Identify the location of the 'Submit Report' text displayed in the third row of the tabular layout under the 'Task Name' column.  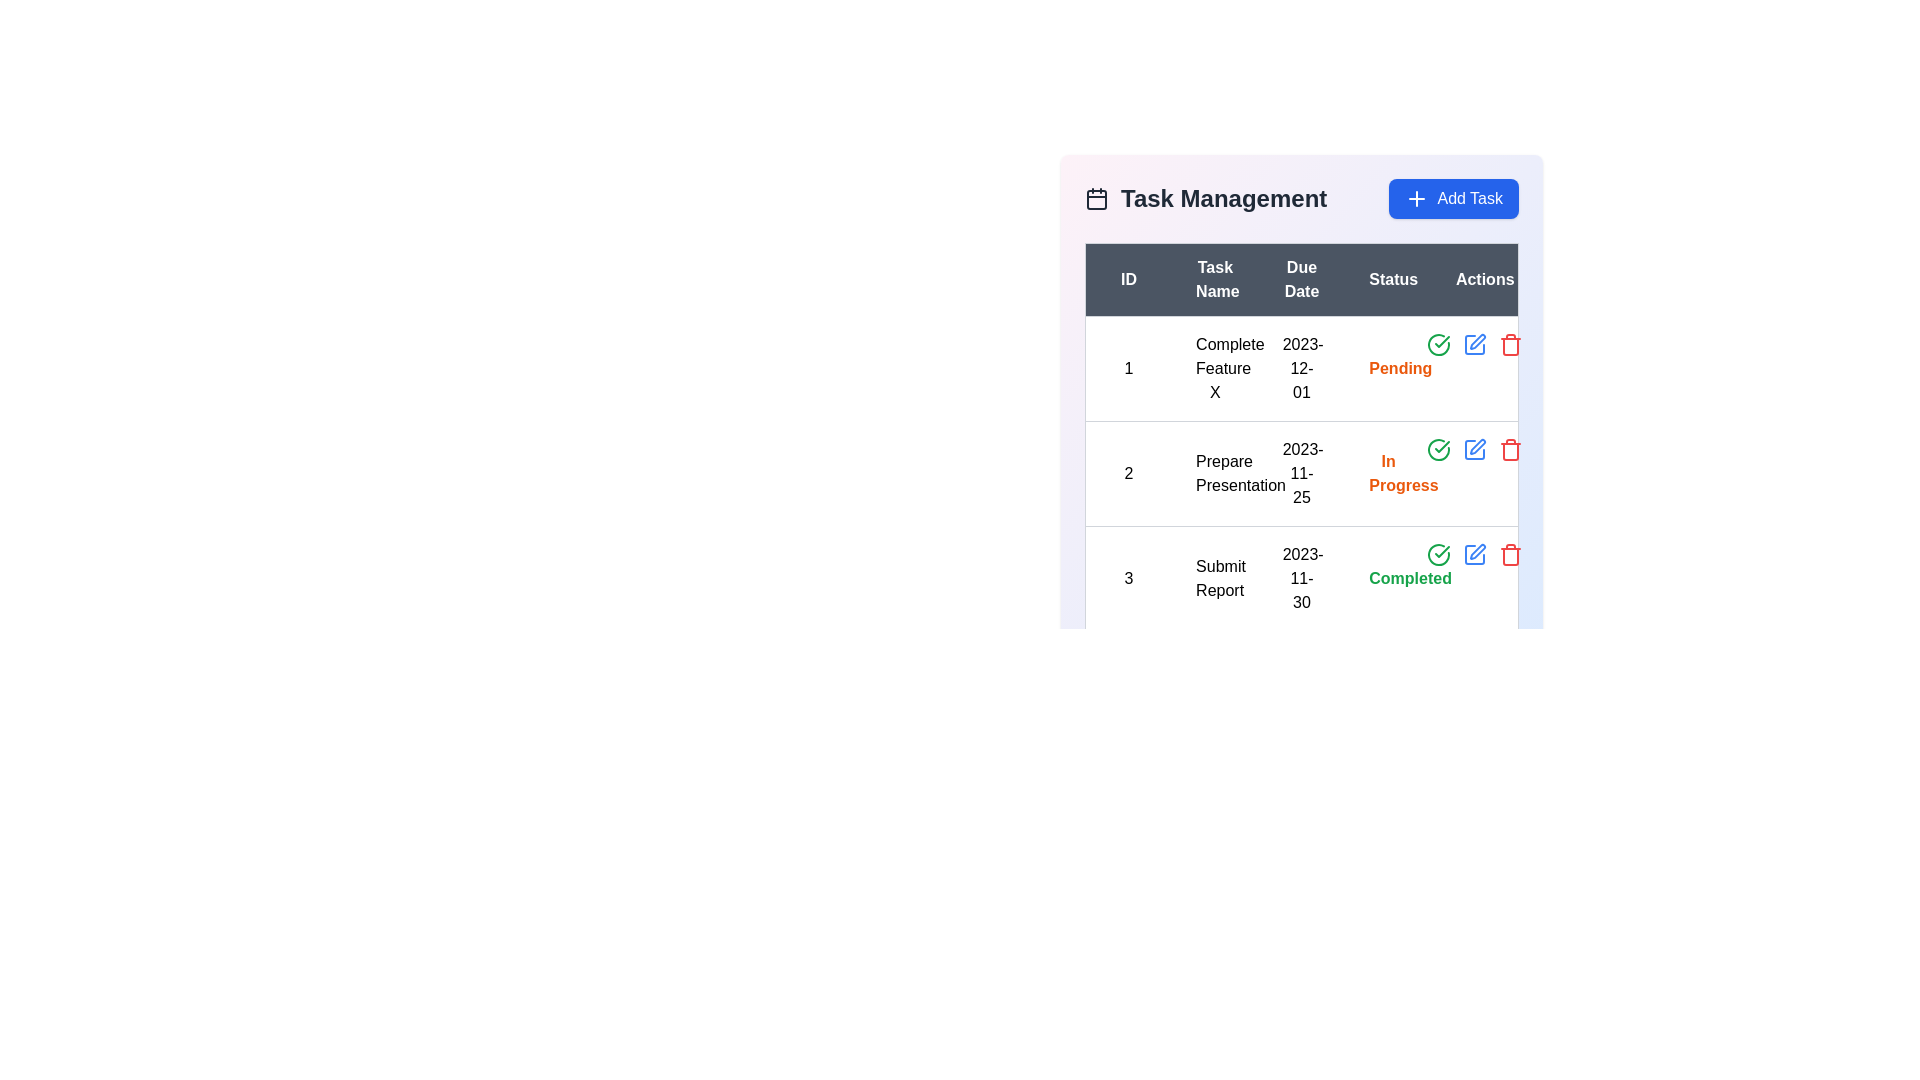
(1214, 578).